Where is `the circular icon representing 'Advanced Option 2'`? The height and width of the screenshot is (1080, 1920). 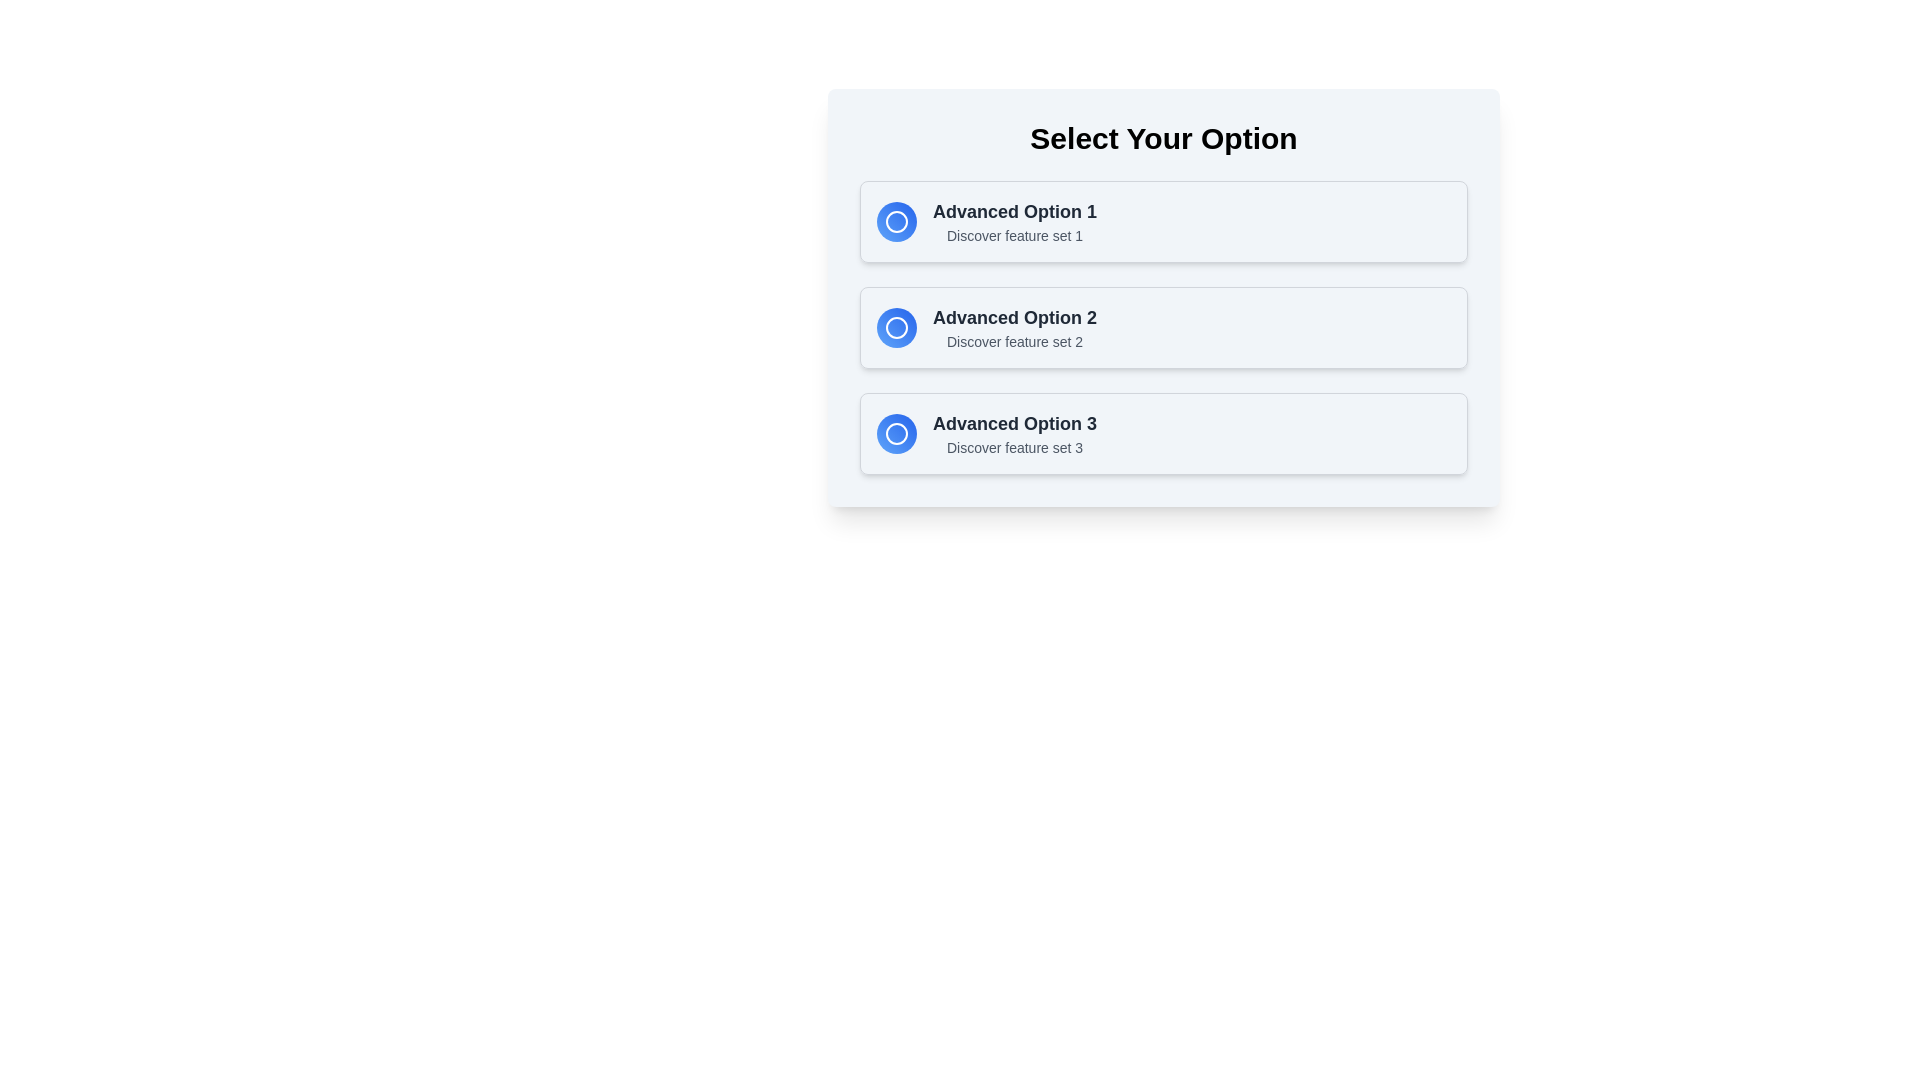 the circular icon representing 'Advanced Option 2' is located at coordinates (896, 326).